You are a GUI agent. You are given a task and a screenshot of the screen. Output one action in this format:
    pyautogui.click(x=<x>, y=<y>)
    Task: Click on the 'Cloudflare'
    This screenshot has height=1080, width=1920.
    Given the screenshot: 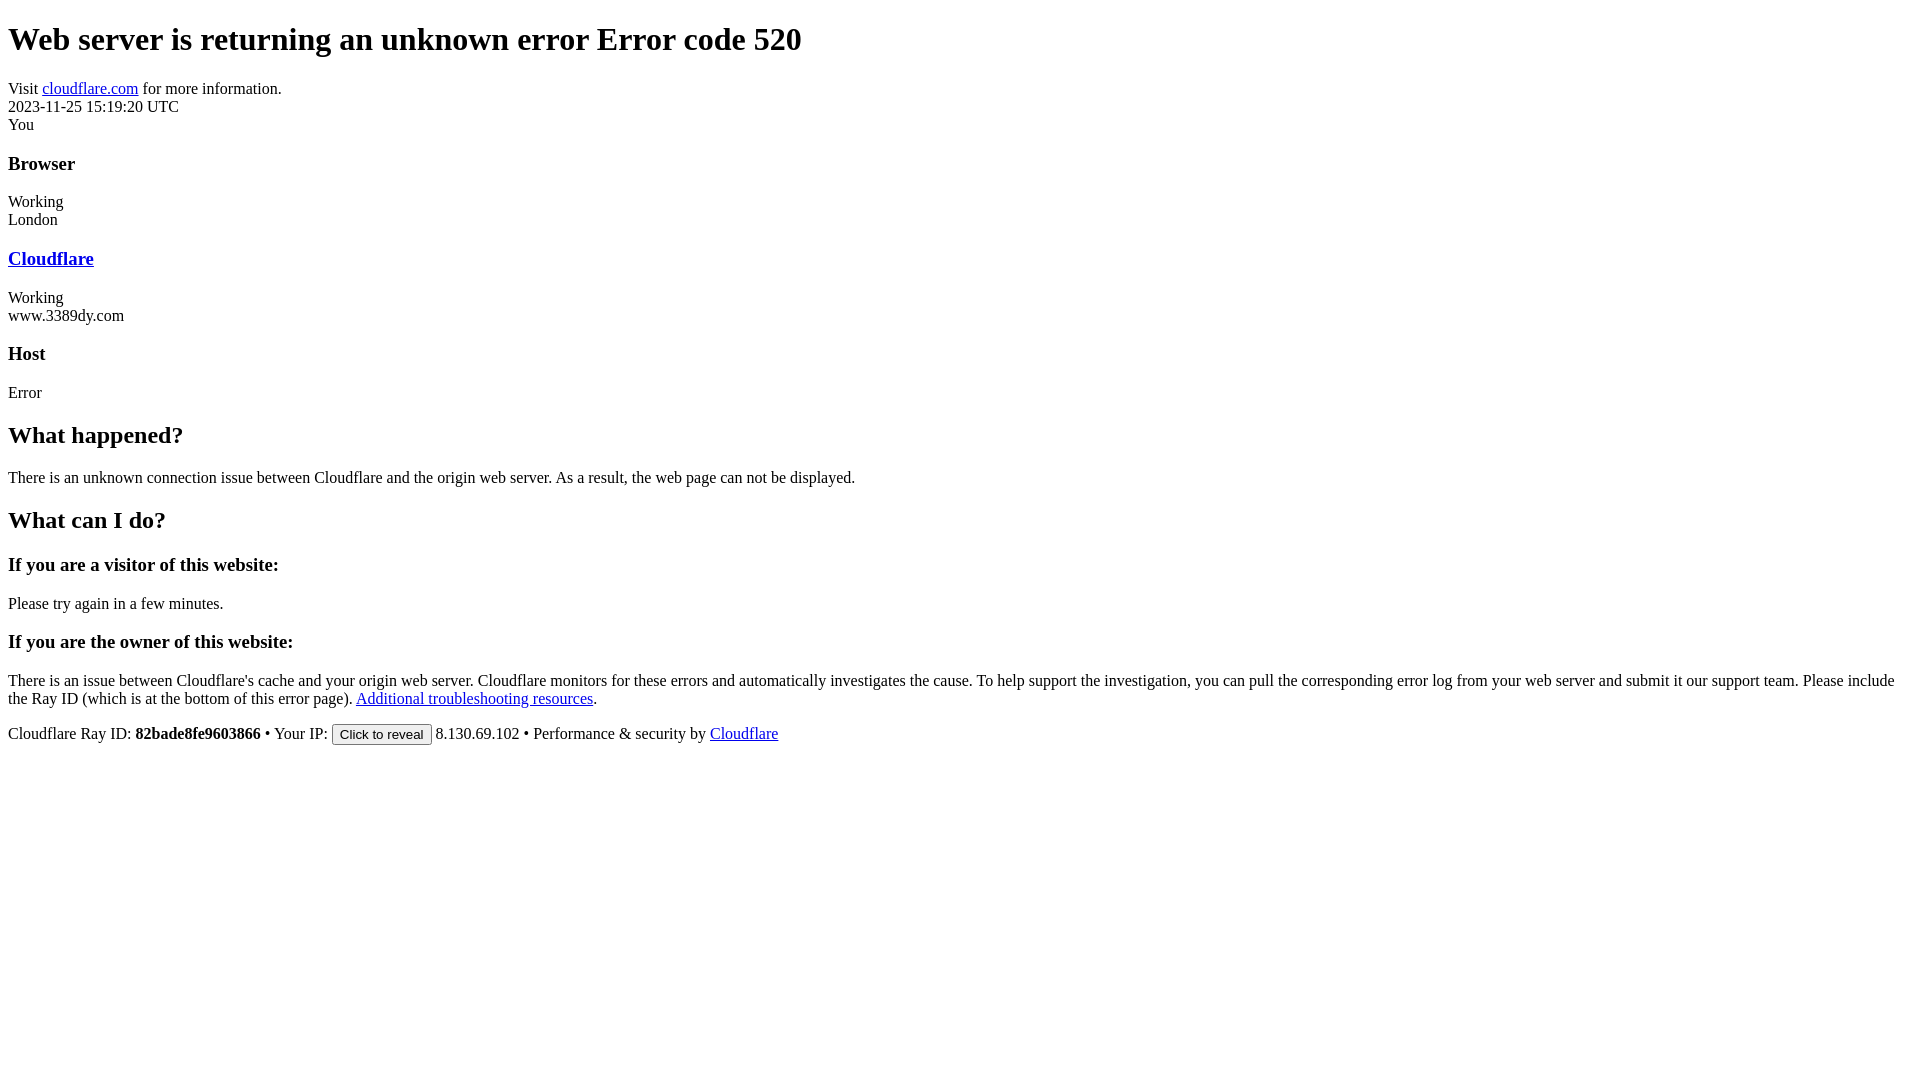 What is the action you would take?
    pyautogui.click(x=51, y=257)
    